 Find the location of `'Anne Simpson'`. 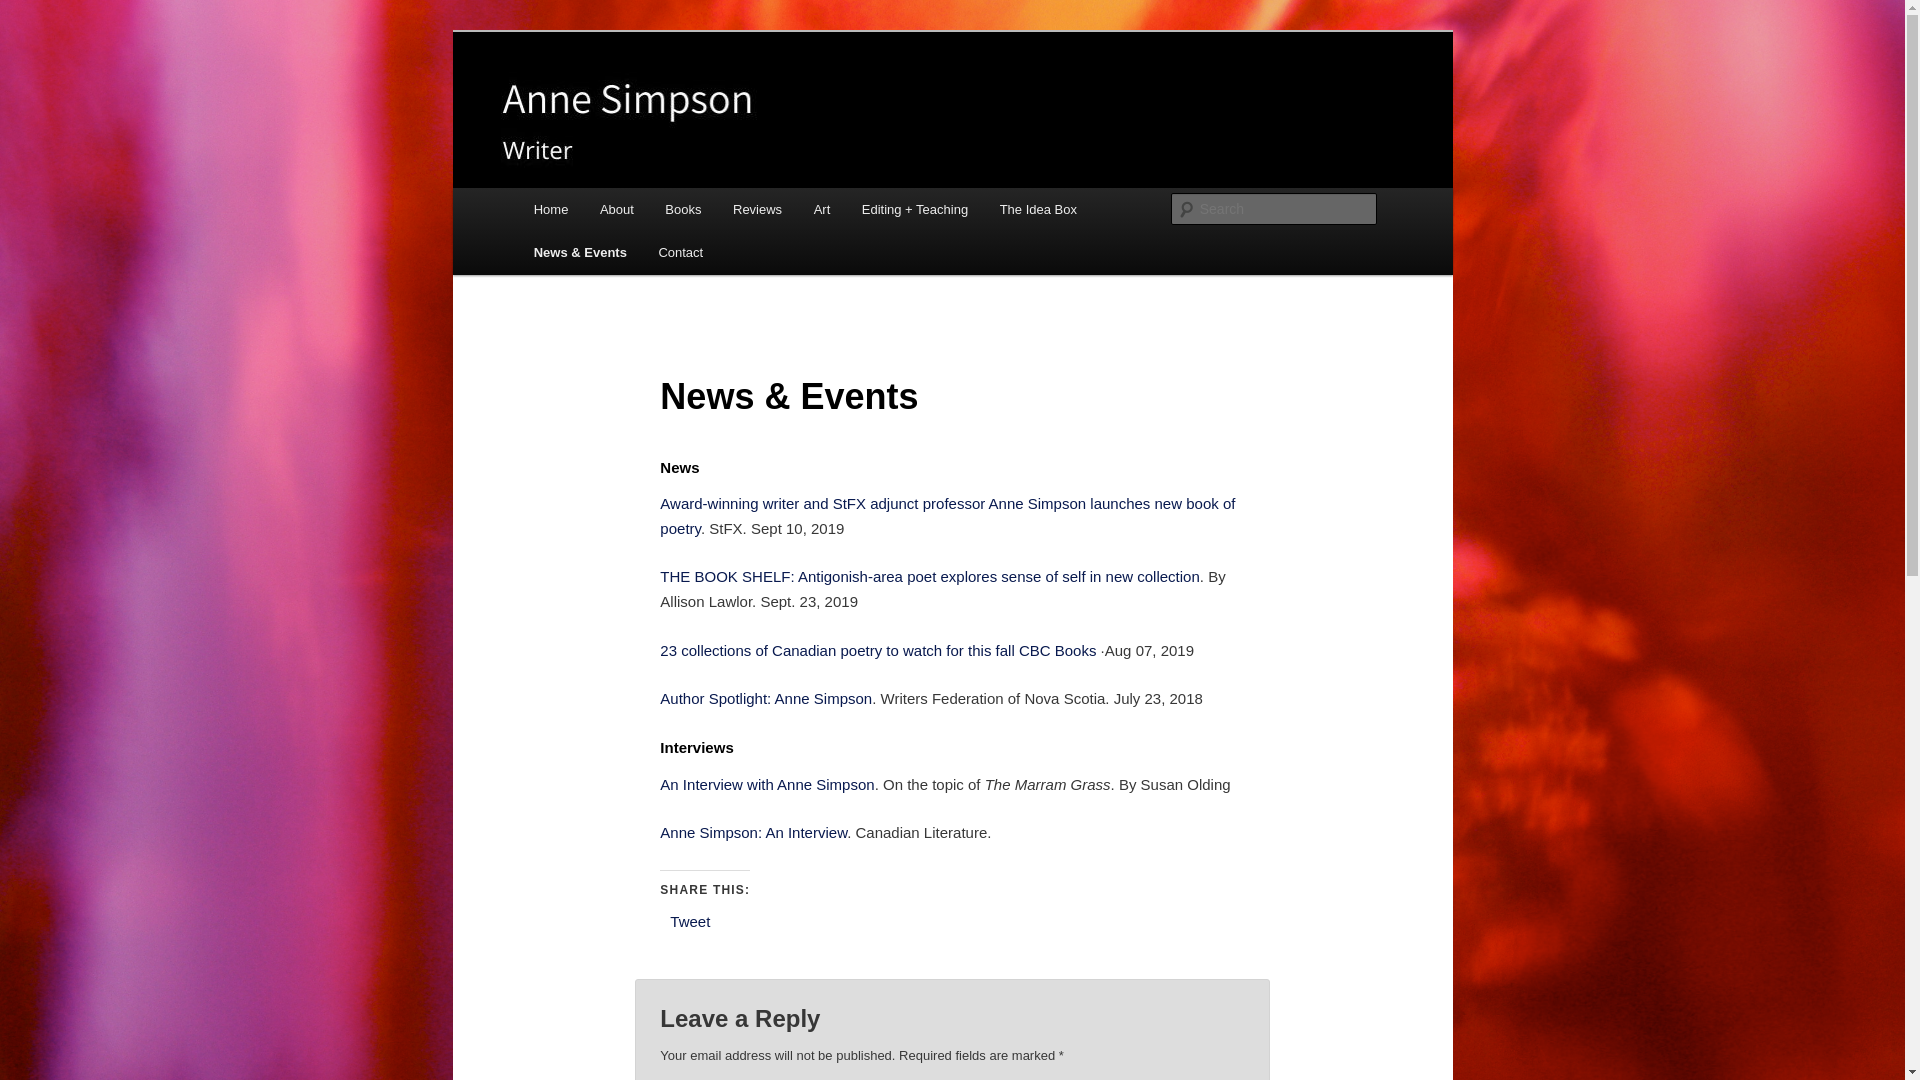

'Anne Simpson' is located at coordinates (528, 104).